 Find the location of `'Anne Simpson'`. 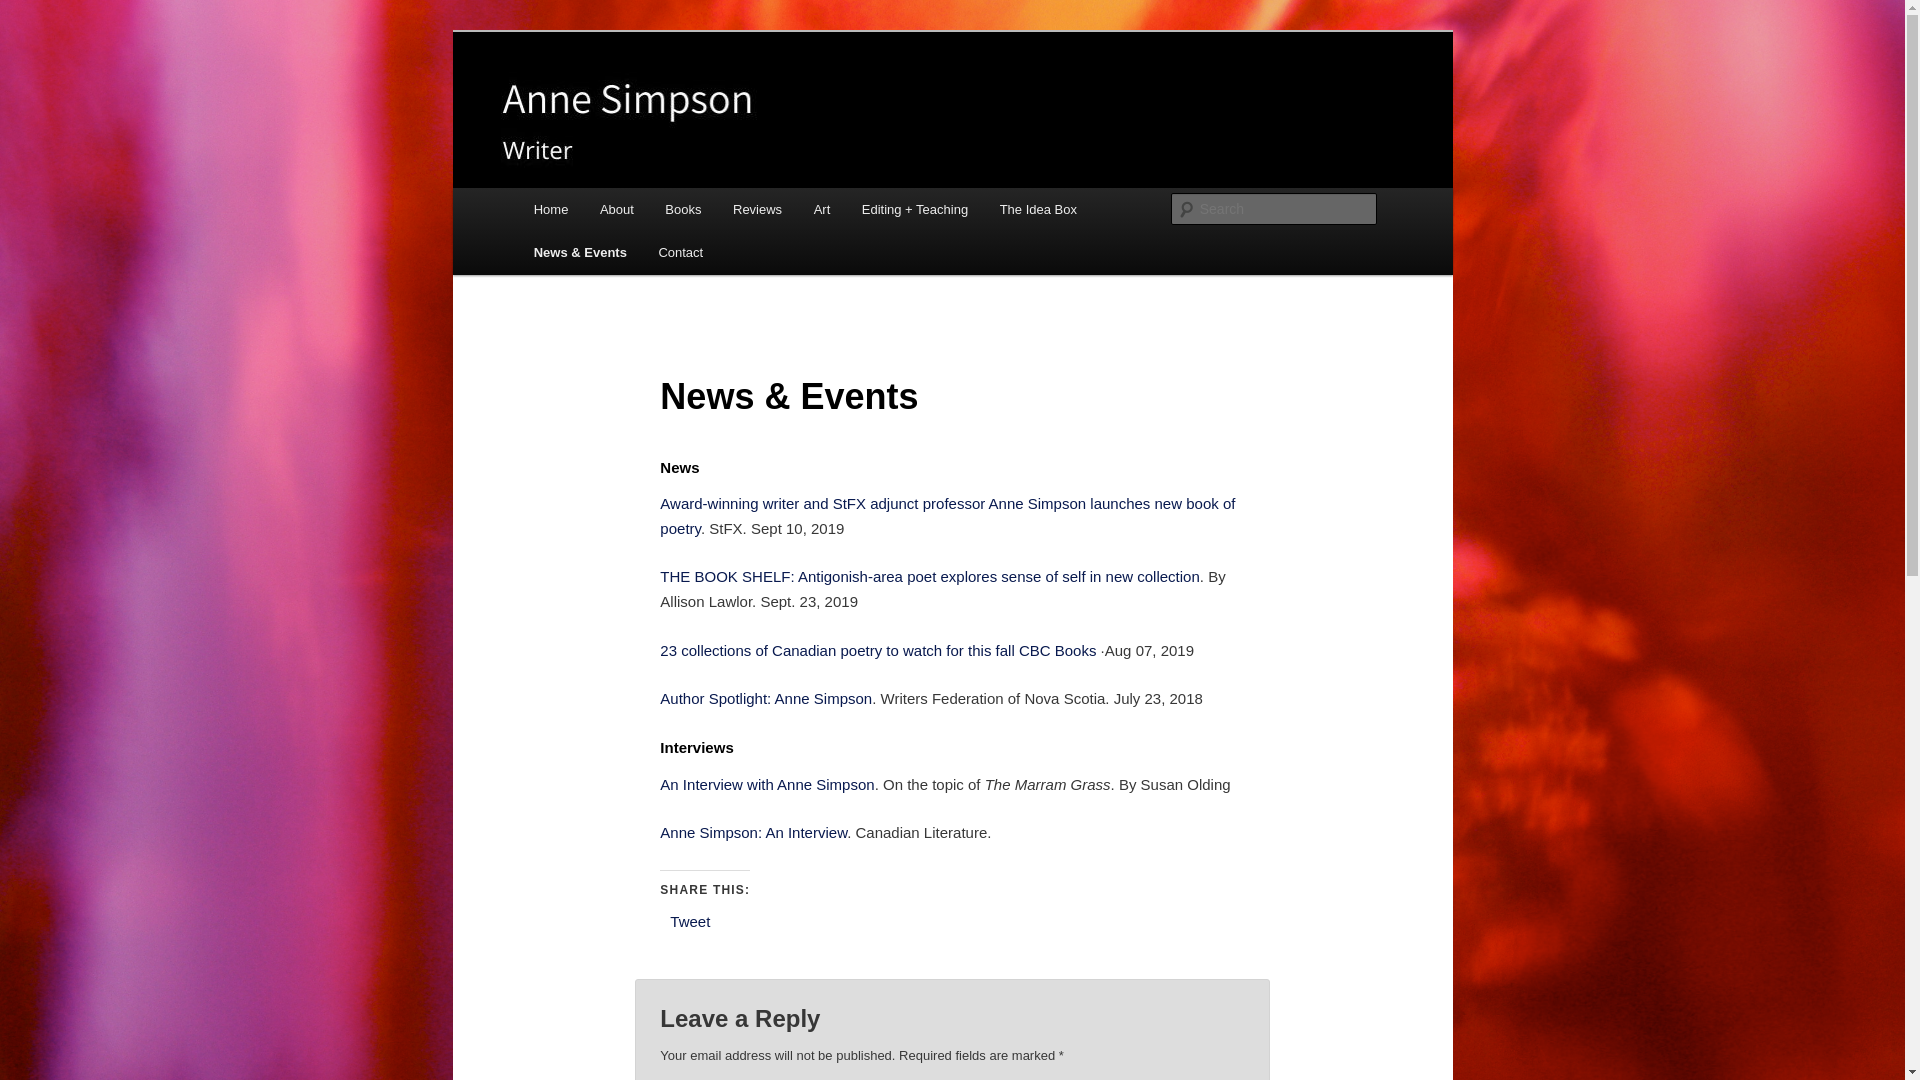

'Anne Simpson' is located at coordinates (528, 104).